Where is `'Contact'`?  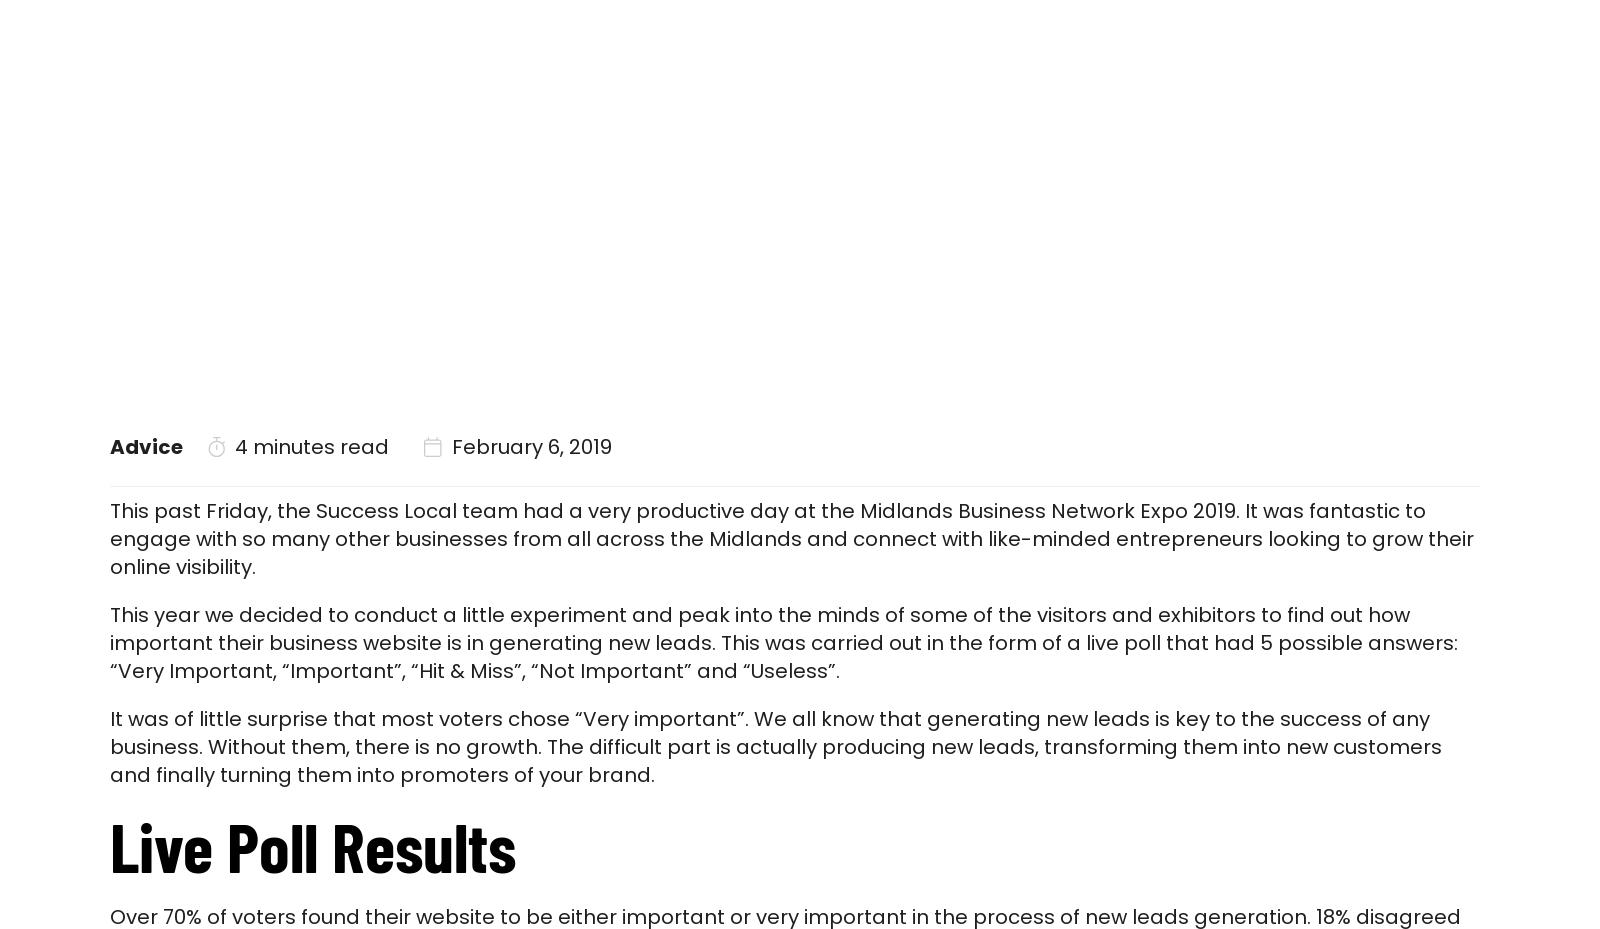
'Contact' is located at coordinates (1379, 51).